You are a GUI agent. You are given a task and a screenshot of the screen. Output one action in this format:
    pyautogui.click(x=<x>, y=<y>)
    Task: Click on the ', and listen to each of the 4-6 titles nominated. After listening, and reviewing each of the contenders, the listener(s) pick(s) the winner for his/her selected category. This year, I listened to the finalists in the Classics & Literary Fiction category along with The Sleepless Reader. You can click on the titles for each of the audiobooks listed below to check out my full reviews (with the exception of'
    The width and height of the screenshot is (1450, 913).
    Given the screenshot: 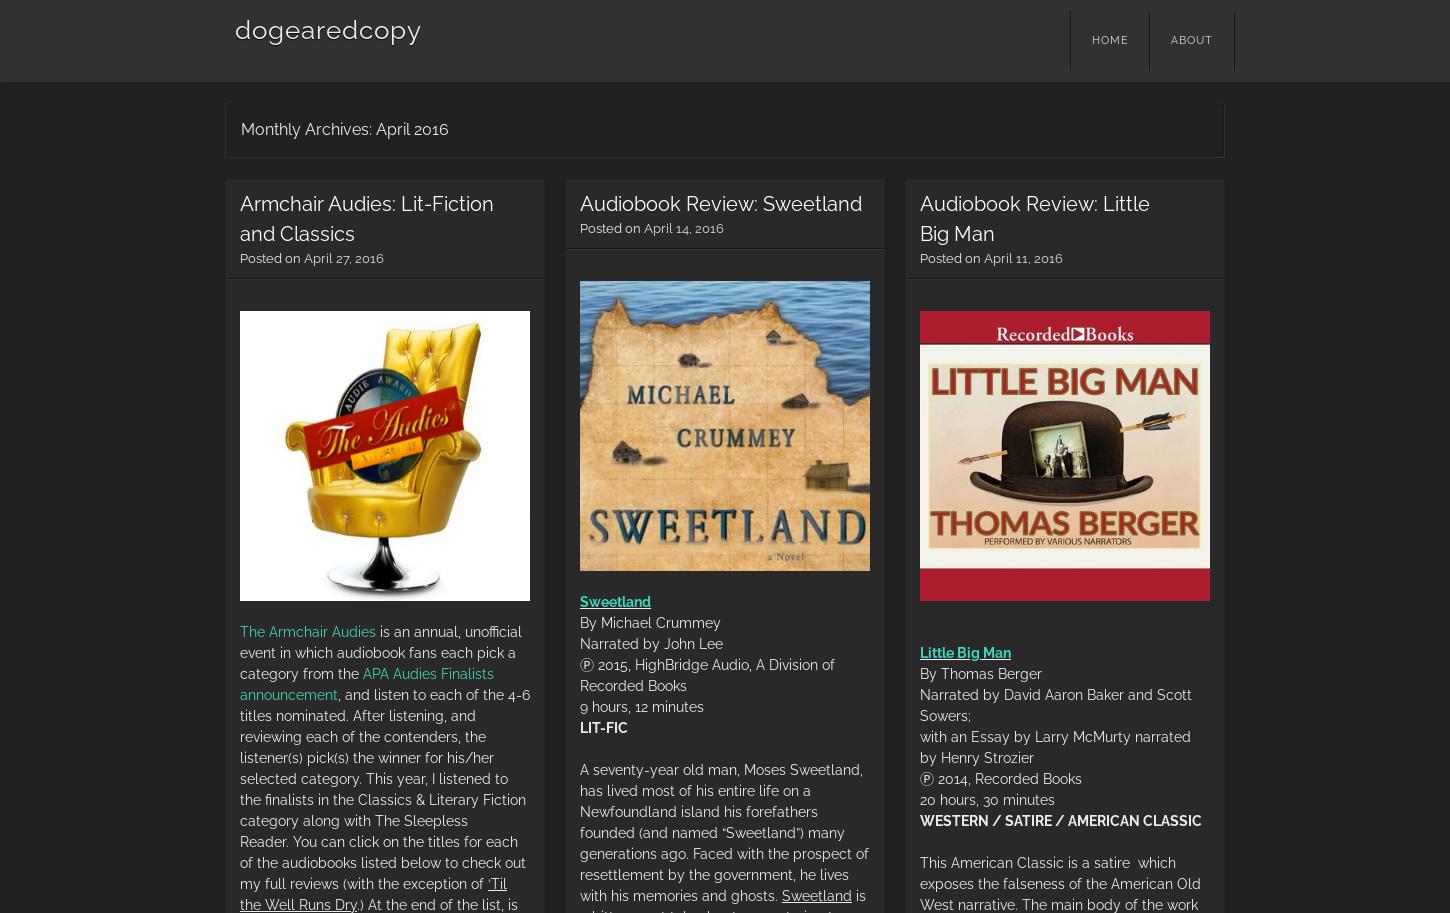 What is the action you would take?
    pyautogui.click(x=383, y=788)
    